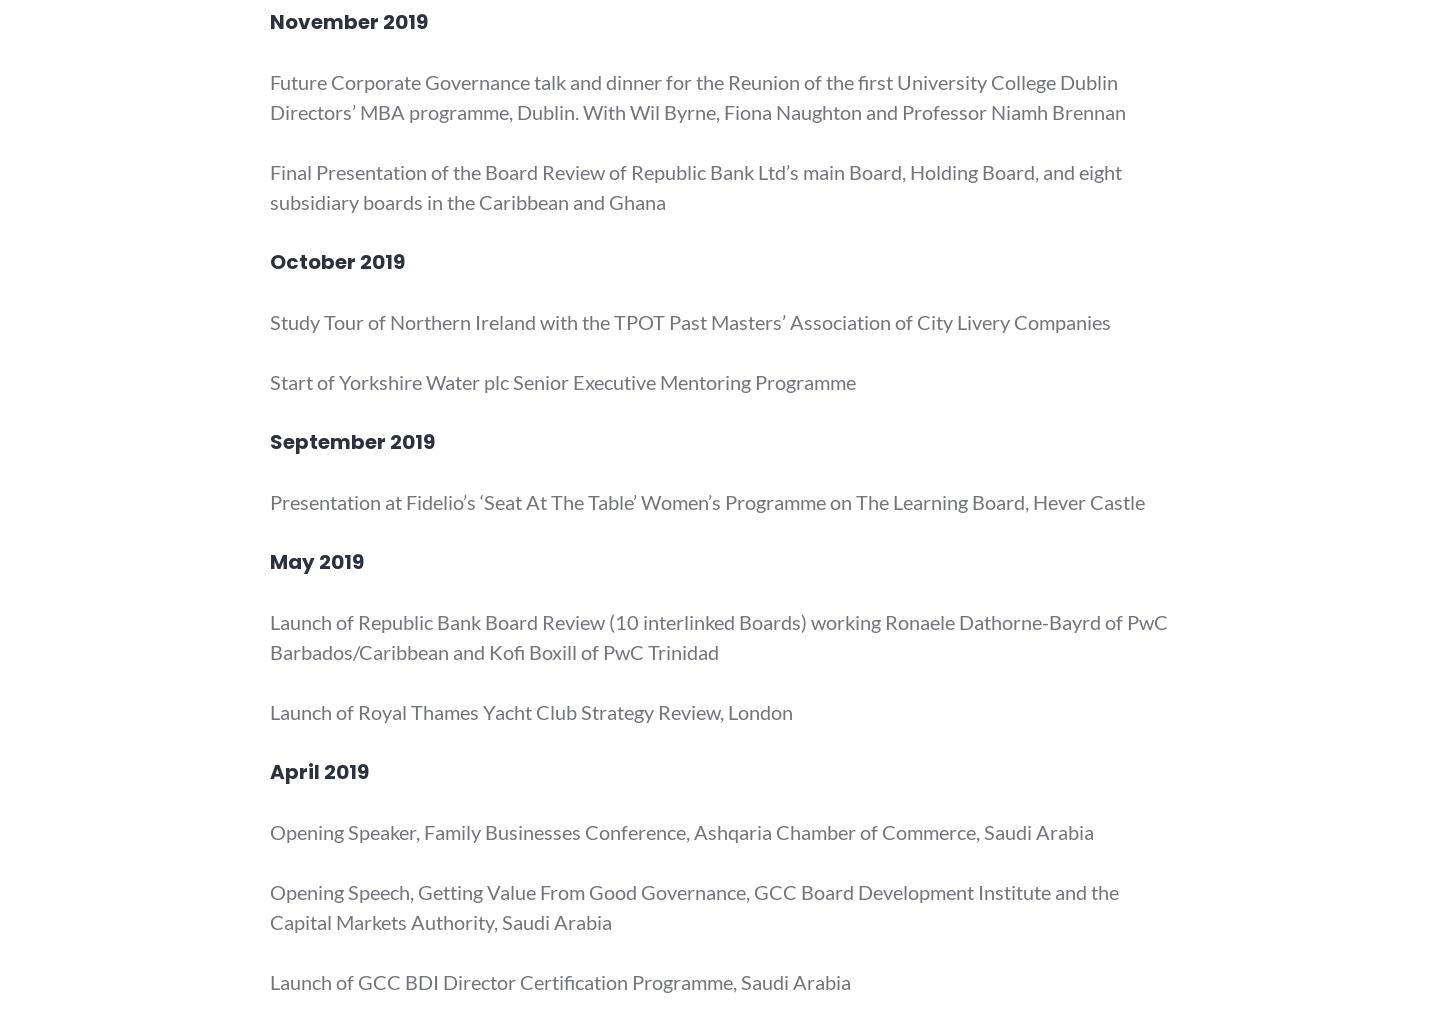 The height and width of the screenshot is (1036, 1440). What do you see at coordinates (352, 441) in the screenshot?
I see `'September 2019'` at bounding box center [352, 441].